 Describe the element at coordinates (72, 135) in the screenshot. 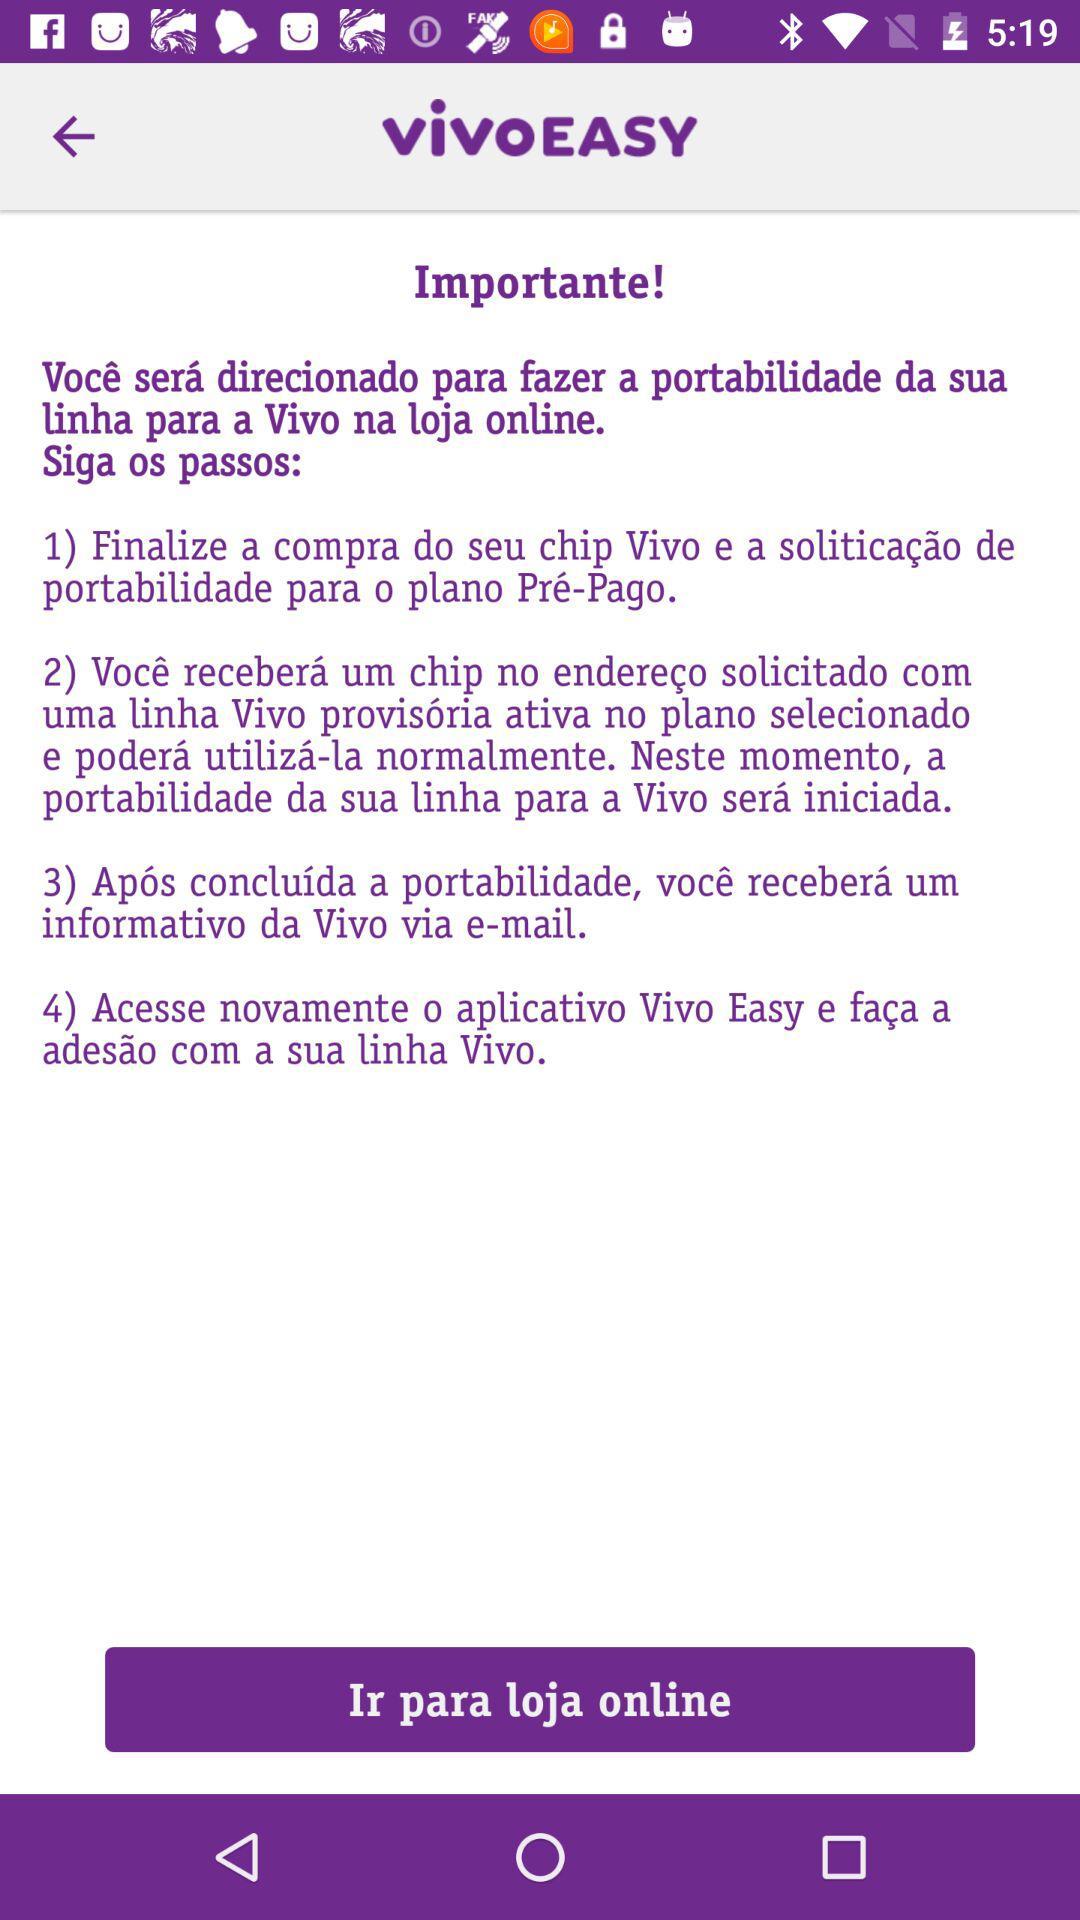

I see `the item at the top left corner` at that location.